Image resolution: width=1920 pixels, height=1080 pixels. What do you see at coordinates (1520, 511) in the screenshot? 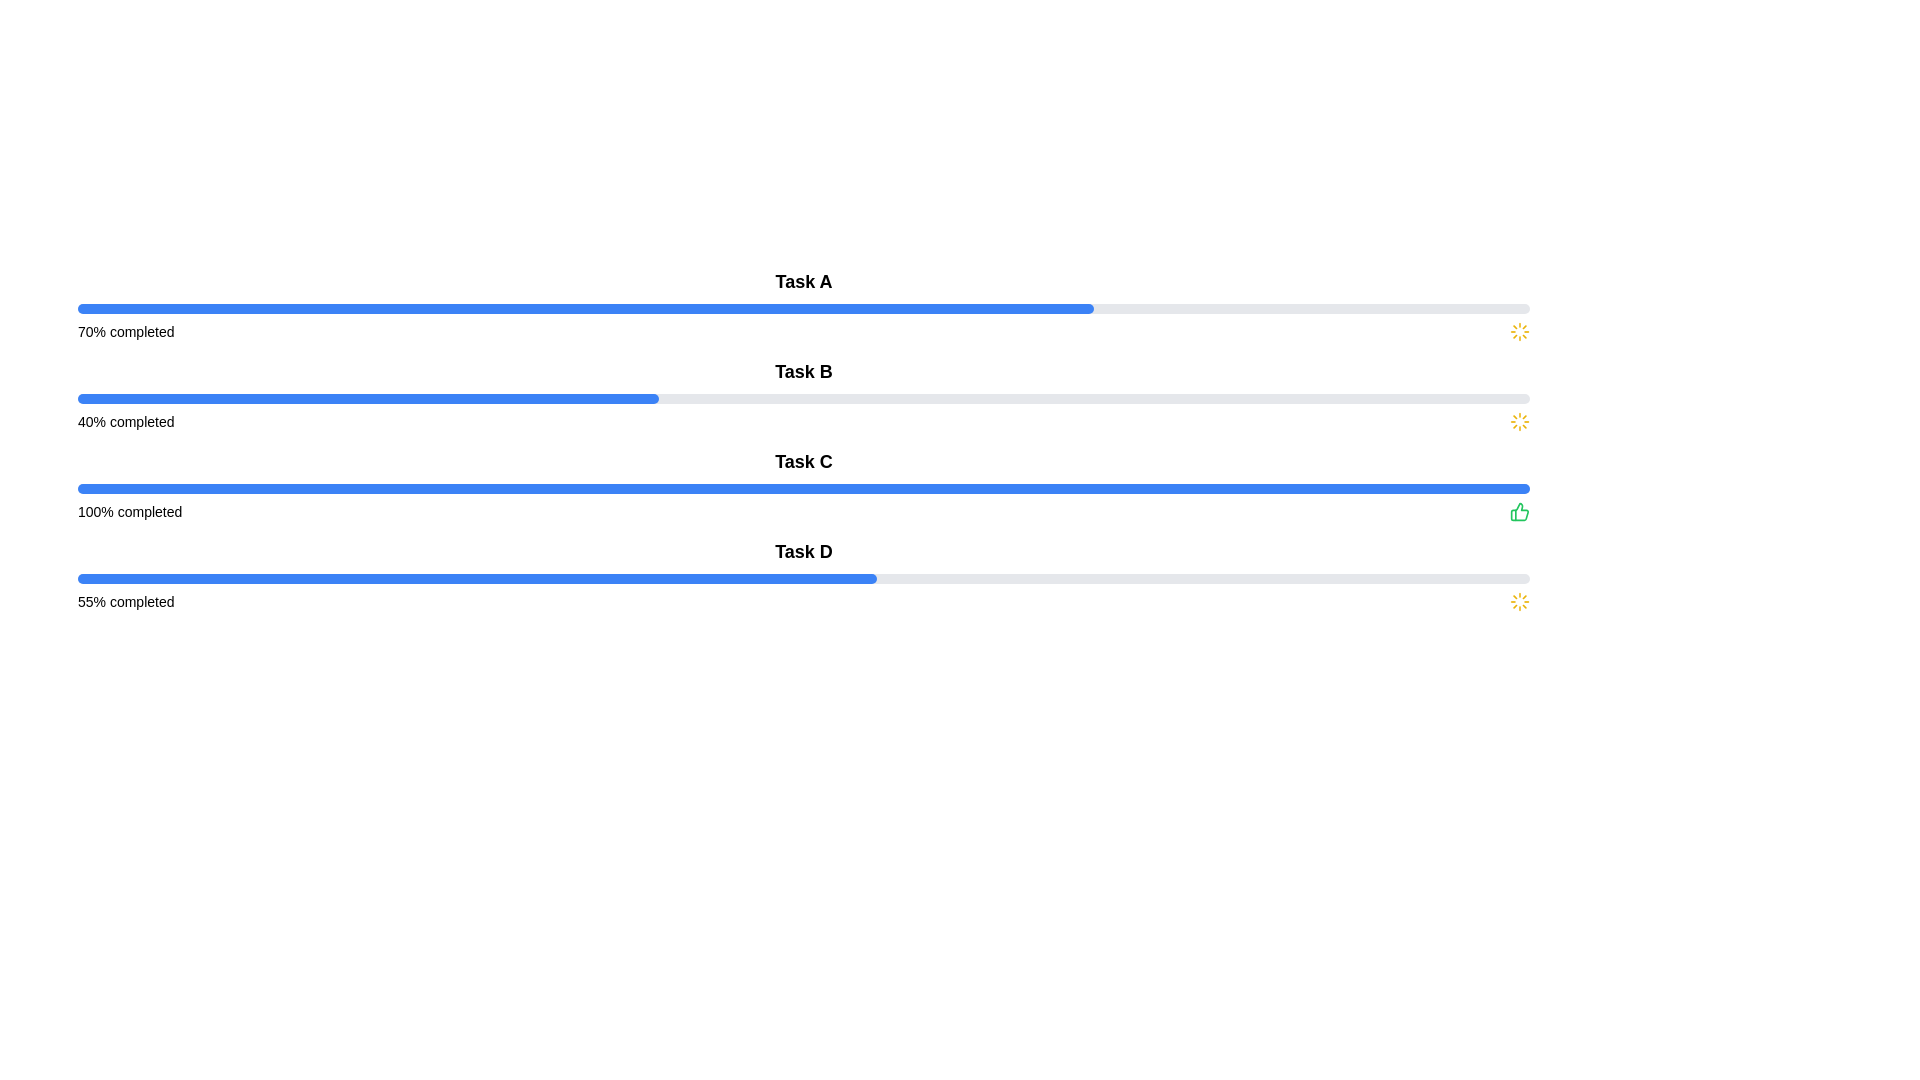
I see `the green thumbs-up icon located to the right of the '100% completed' text, which is at the end of the third progress bar labeled 'Task C'` at bounding box center [1520, 511].